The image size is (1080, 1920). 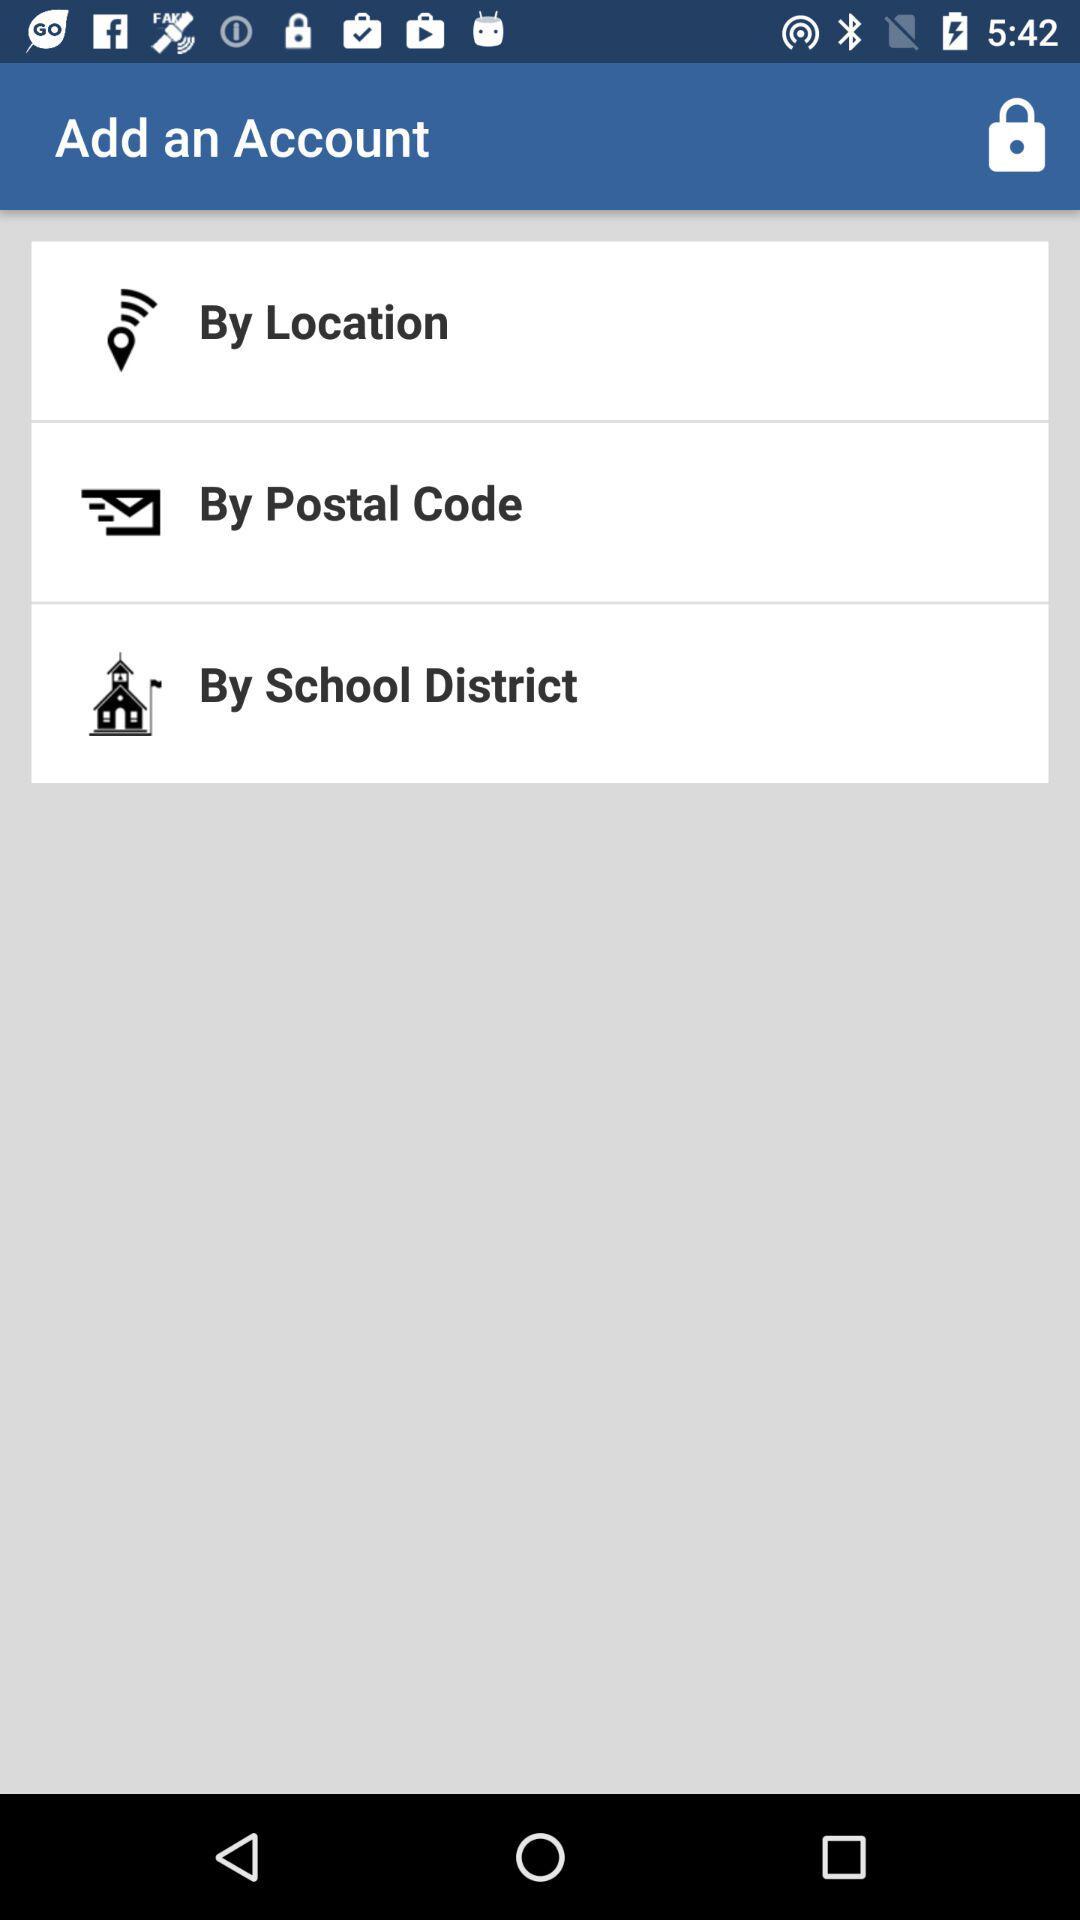 What do you see at coordinates (540, 512) in the screenshot?
I see `the    by postal code item` at bounding box center [540, 512].